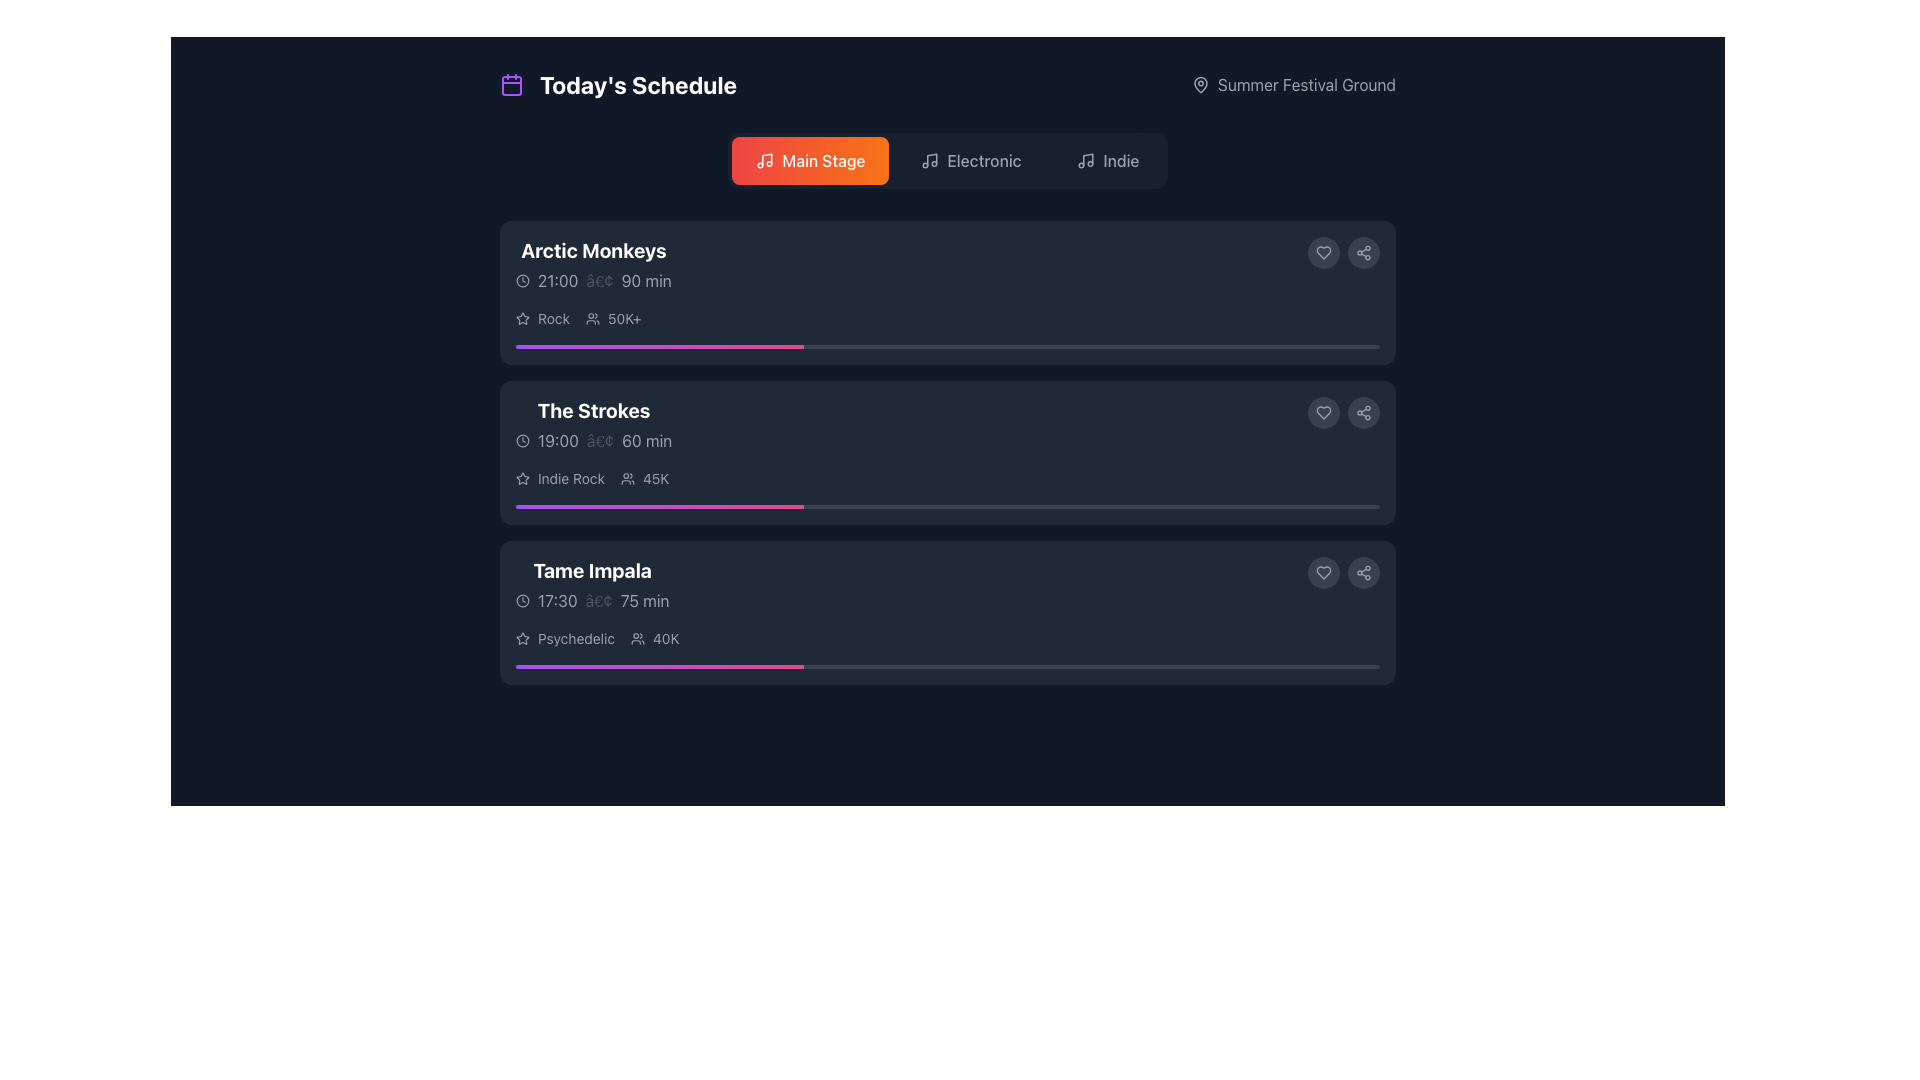 Image resolution: width=1920 pixels, height=1080 pixels. Describe the element at coordinates (523, 439) in the screenshot. I see `the time indicator icon located at the beginning of the horizontal arrangement aligned with the text '19:00' for informational purposes` at that location.